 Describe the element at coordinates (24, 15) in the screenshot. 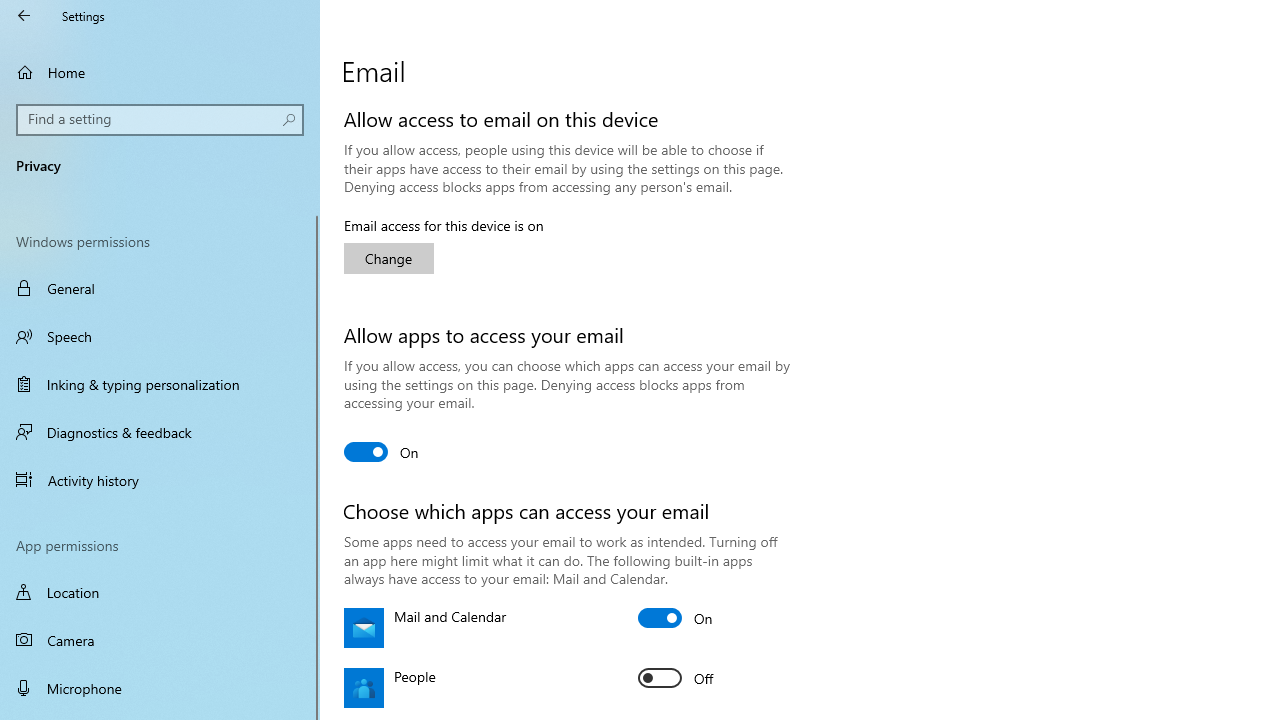

I see `'Back'` at that location.